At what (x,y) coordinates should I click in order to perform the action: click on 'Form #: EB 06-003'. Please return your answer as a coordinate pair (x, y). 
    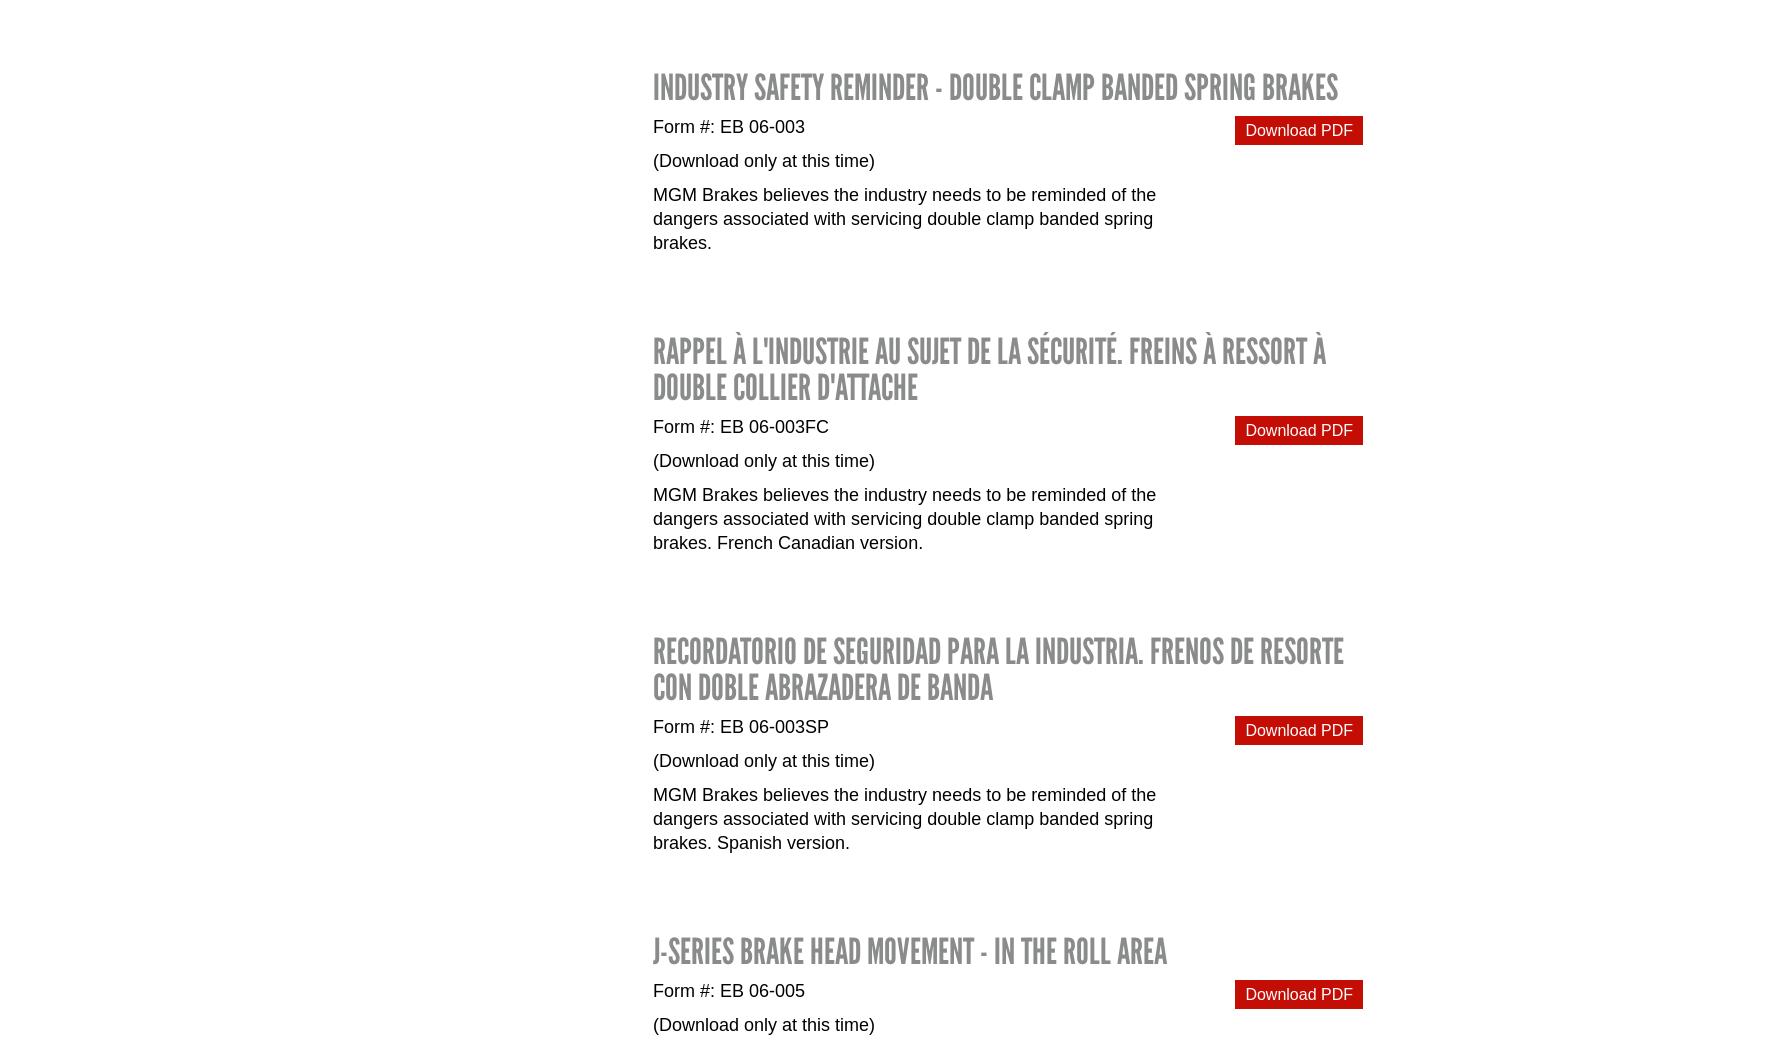
    Looking at the image, I should click on (729, 126).